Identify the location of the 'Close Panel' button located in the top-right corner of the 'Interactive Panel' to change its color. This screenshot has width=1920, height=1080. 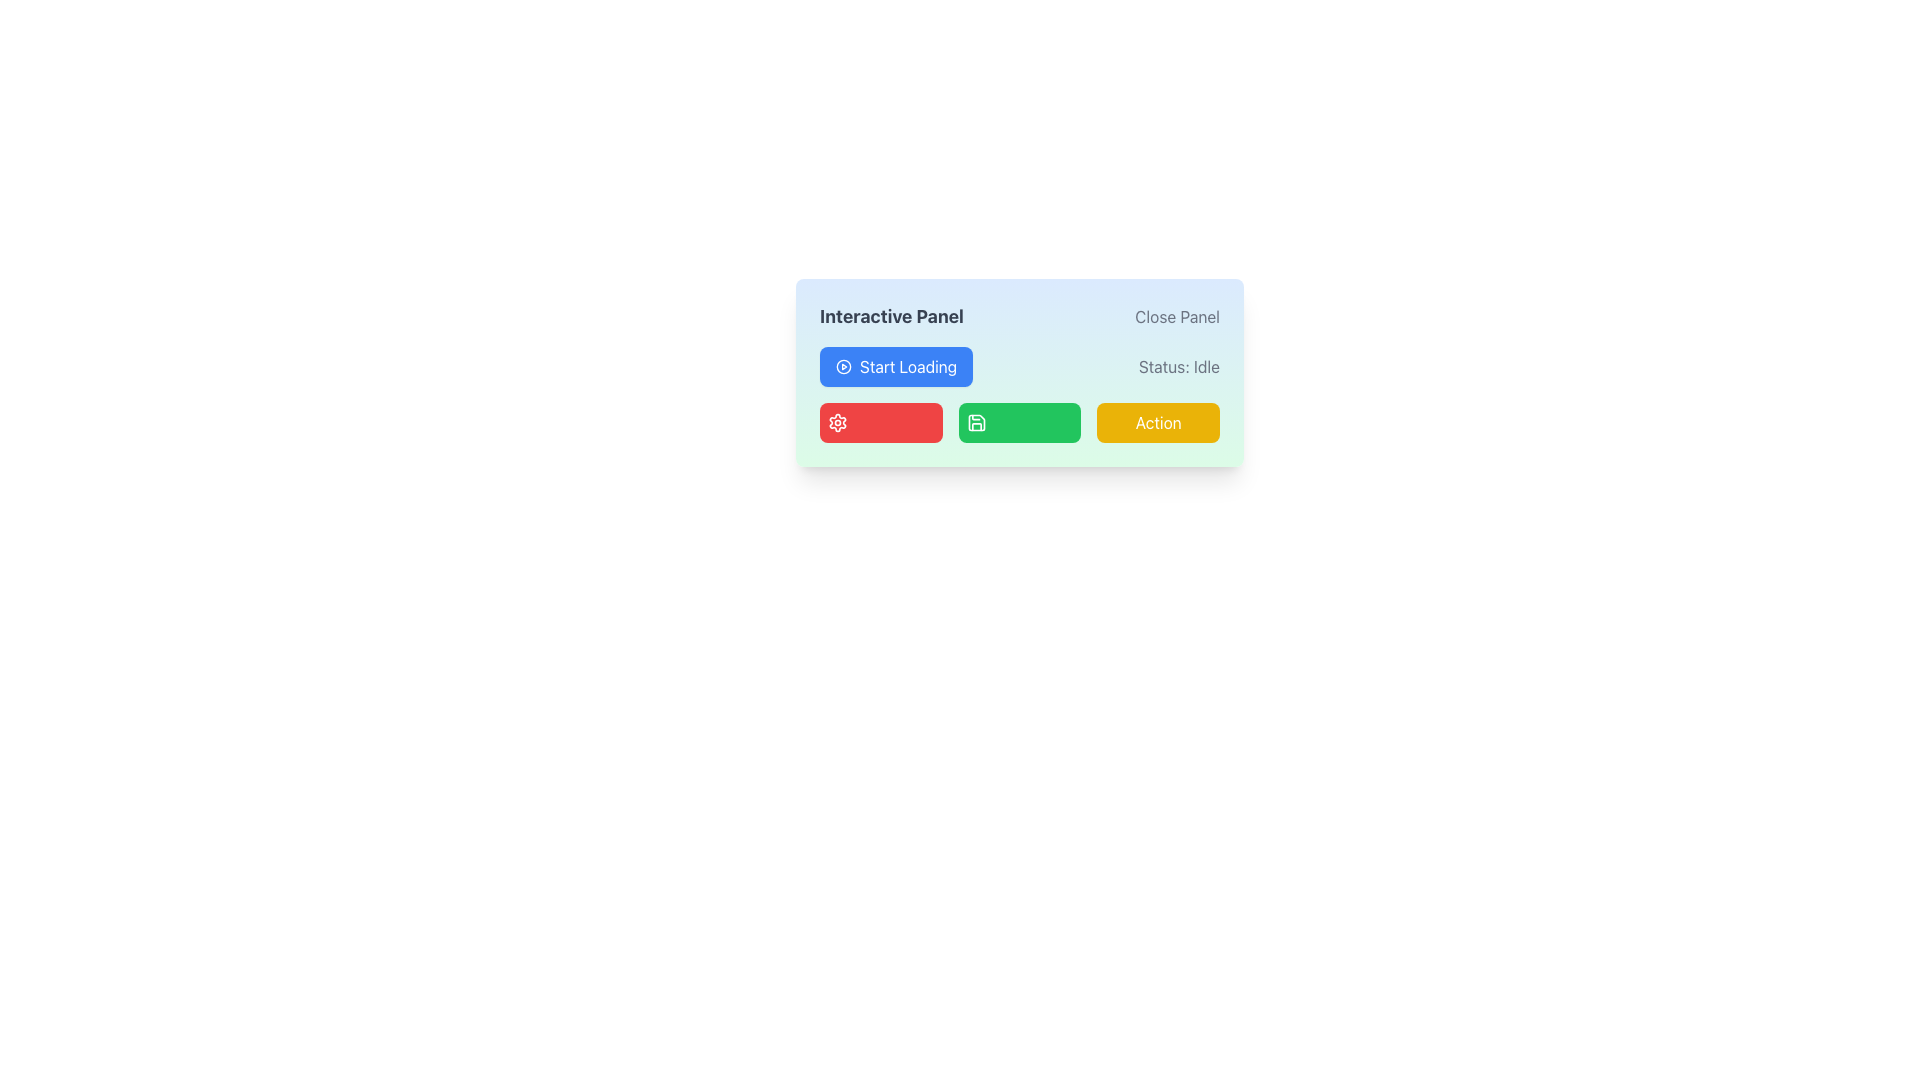
(1177, 315).